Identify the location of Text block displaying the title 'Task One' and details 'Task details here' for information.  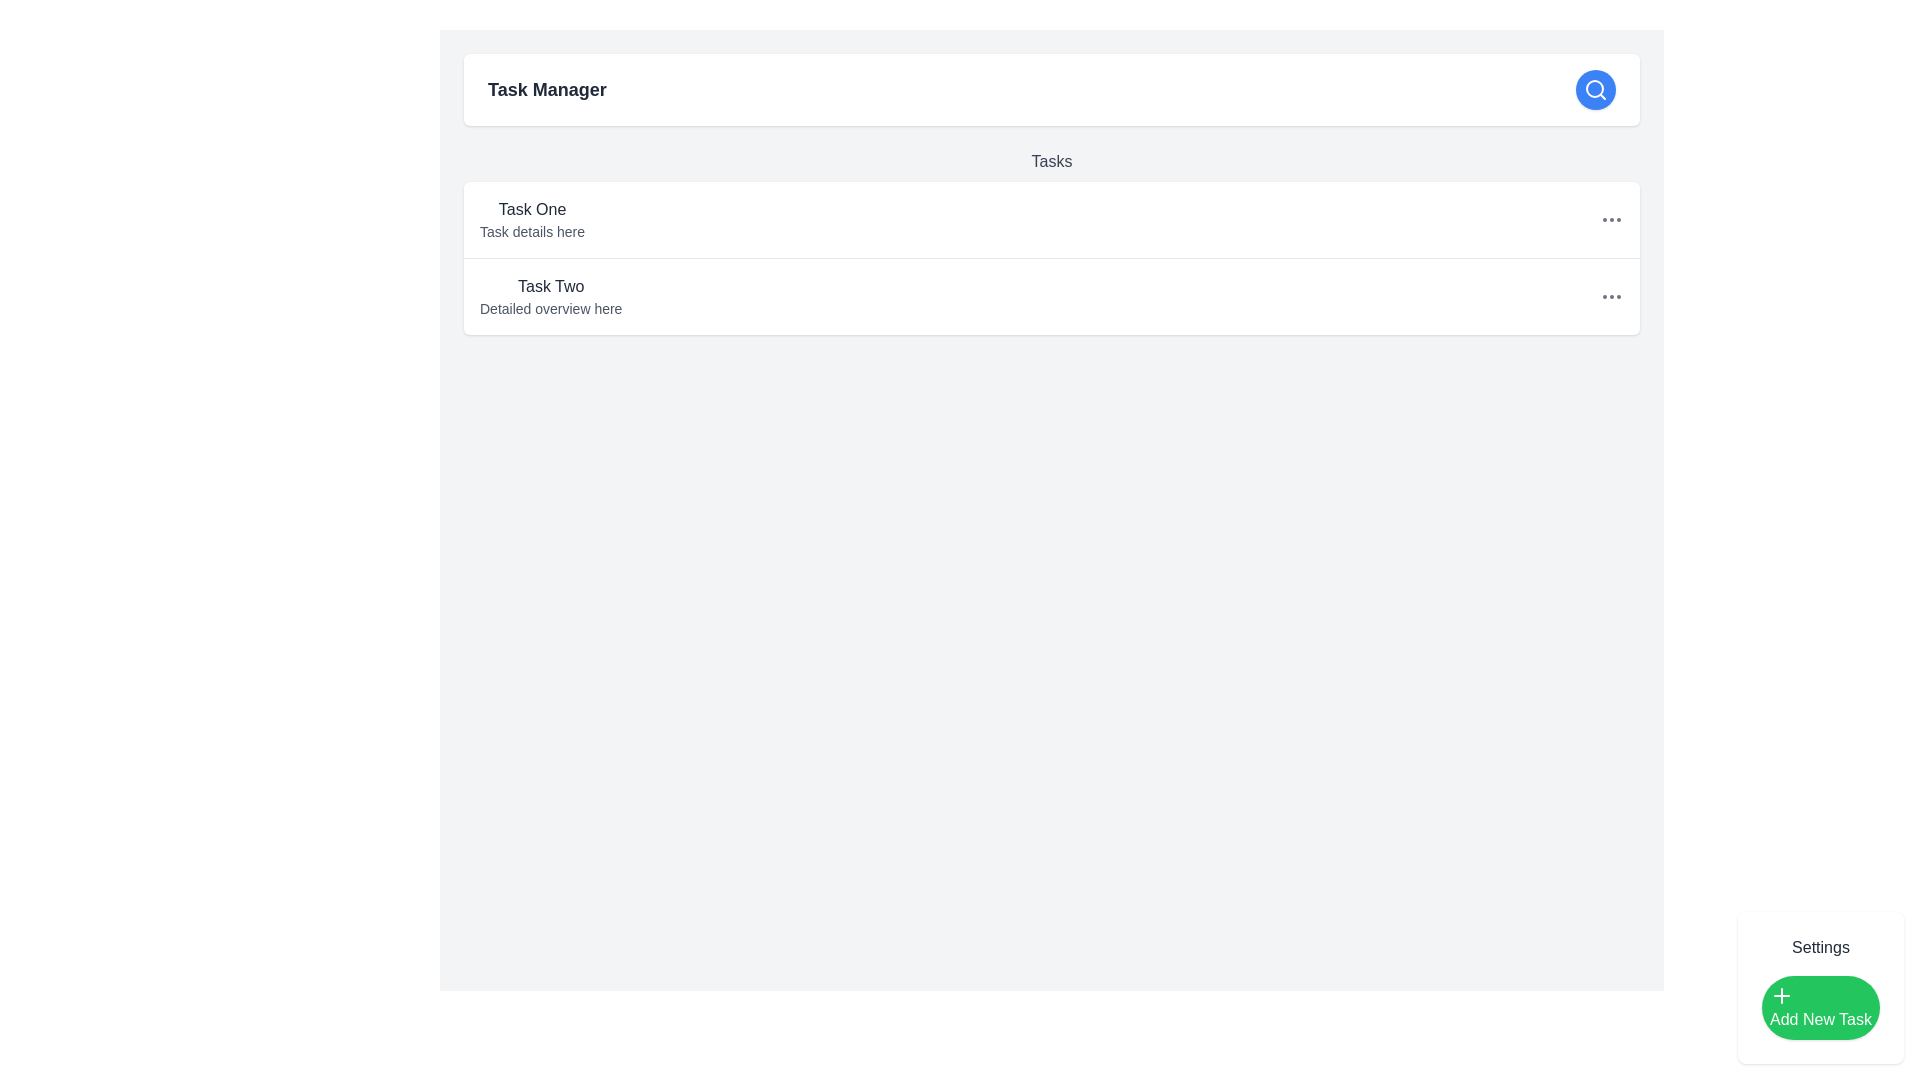
(532, 219).